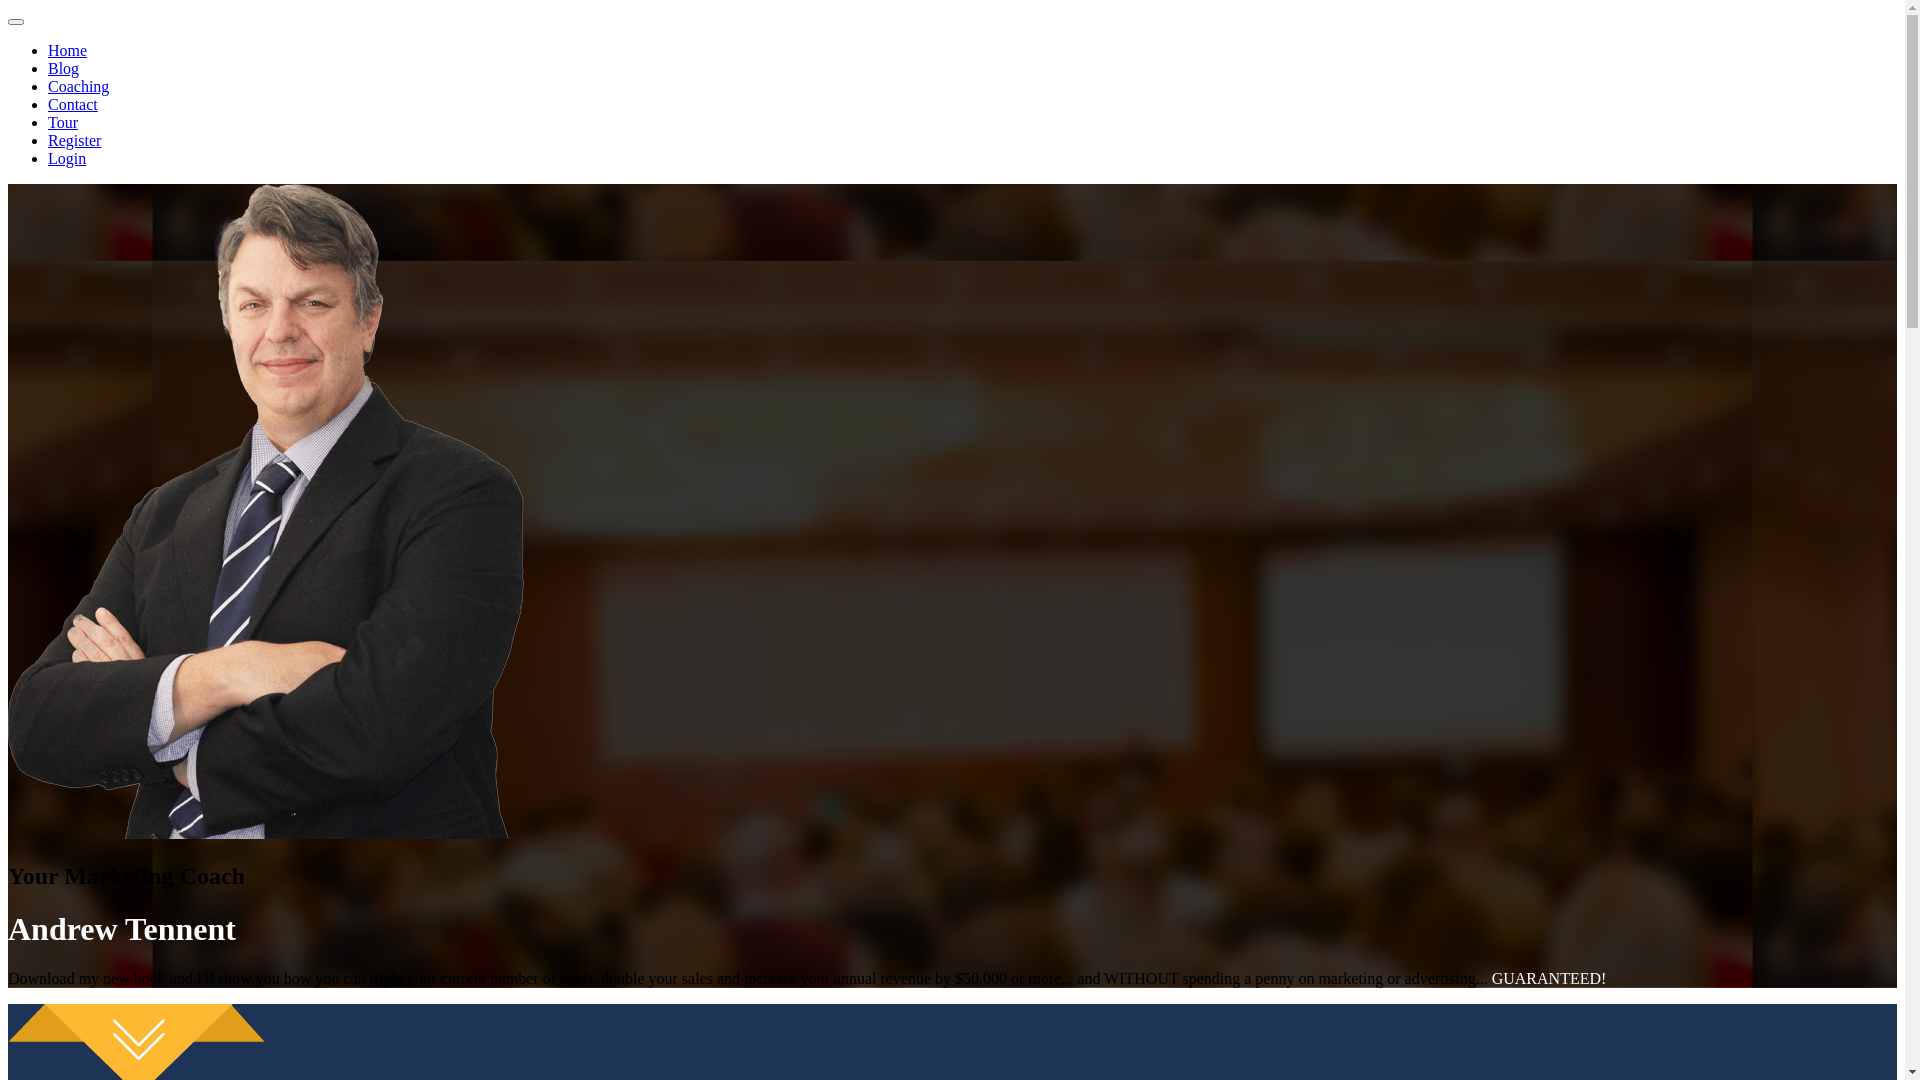 This screenshot has height=1080, width=1920. Describe the element at coordinates (67, 157) in the screenshot. I see `'Login'` at that location.